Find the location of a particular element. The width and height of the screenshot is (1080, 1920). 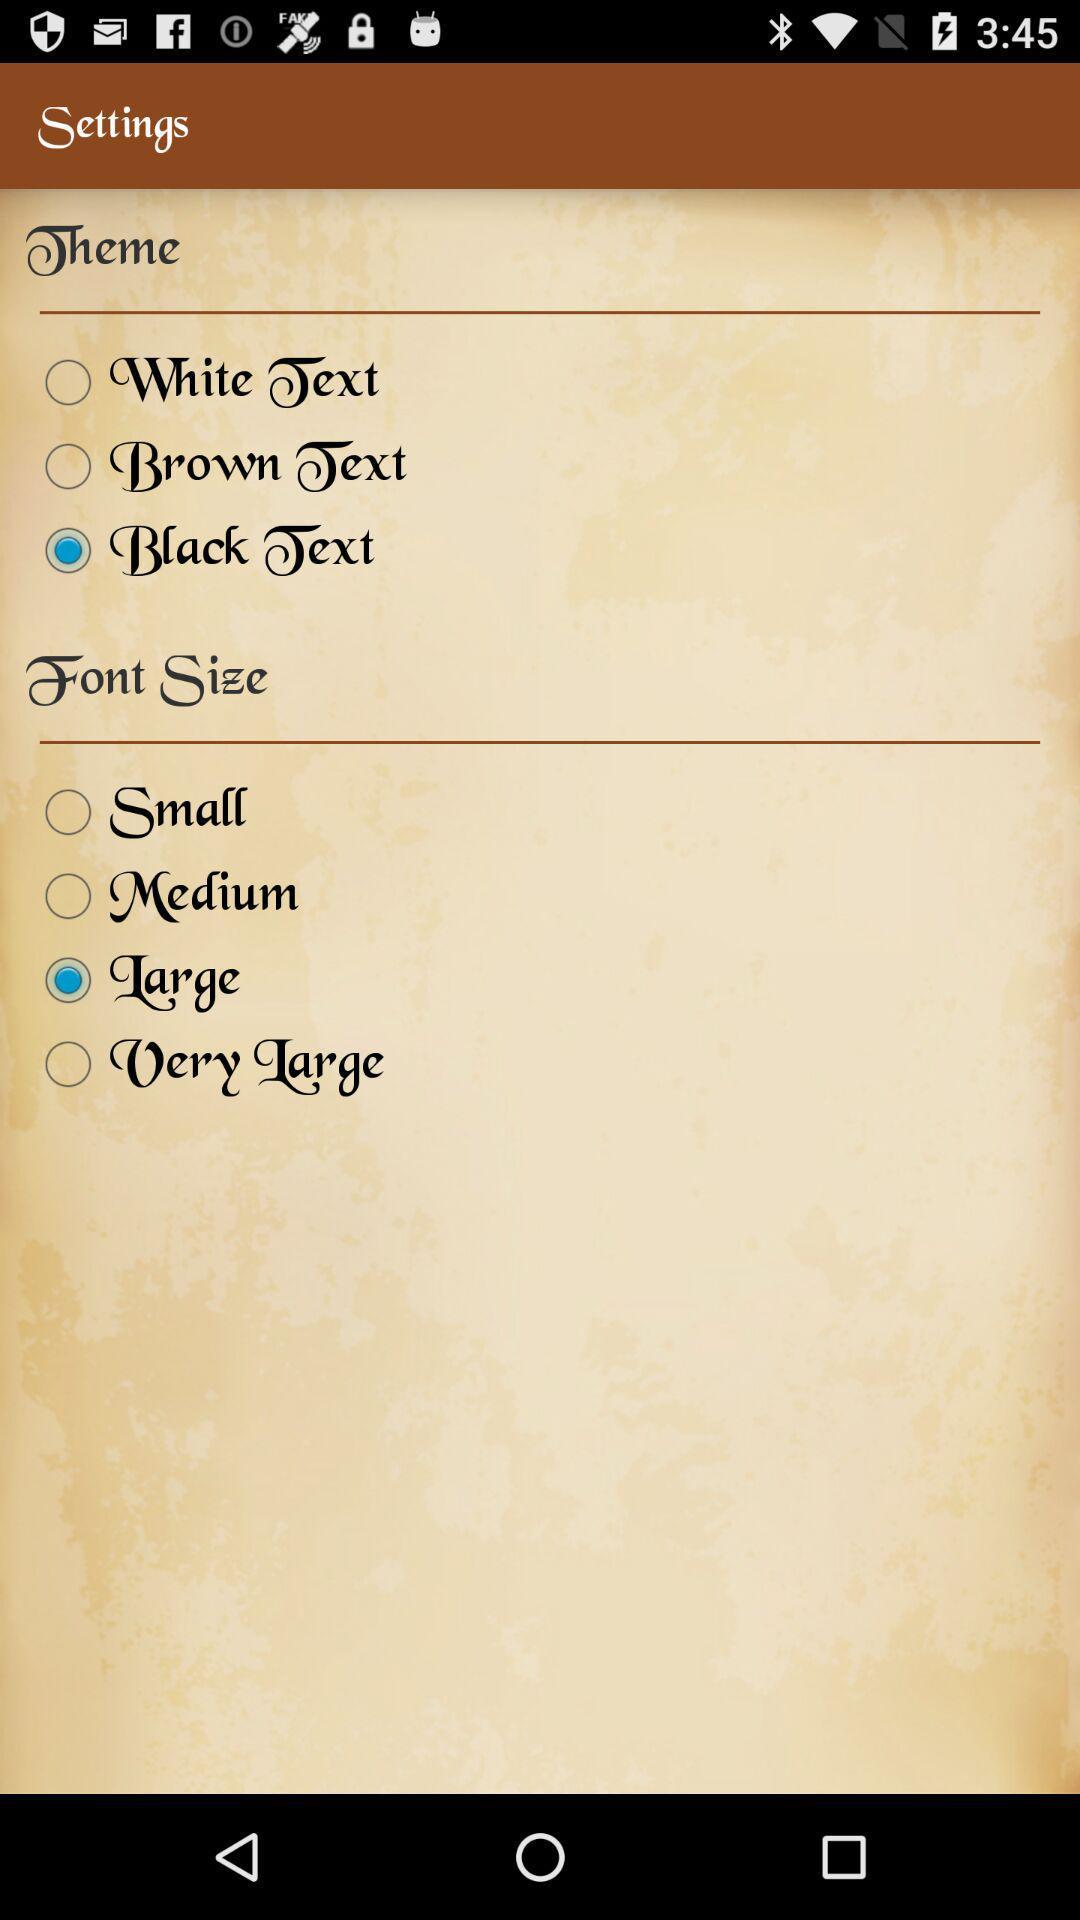

the white text item is located at coordinates (202, 382).